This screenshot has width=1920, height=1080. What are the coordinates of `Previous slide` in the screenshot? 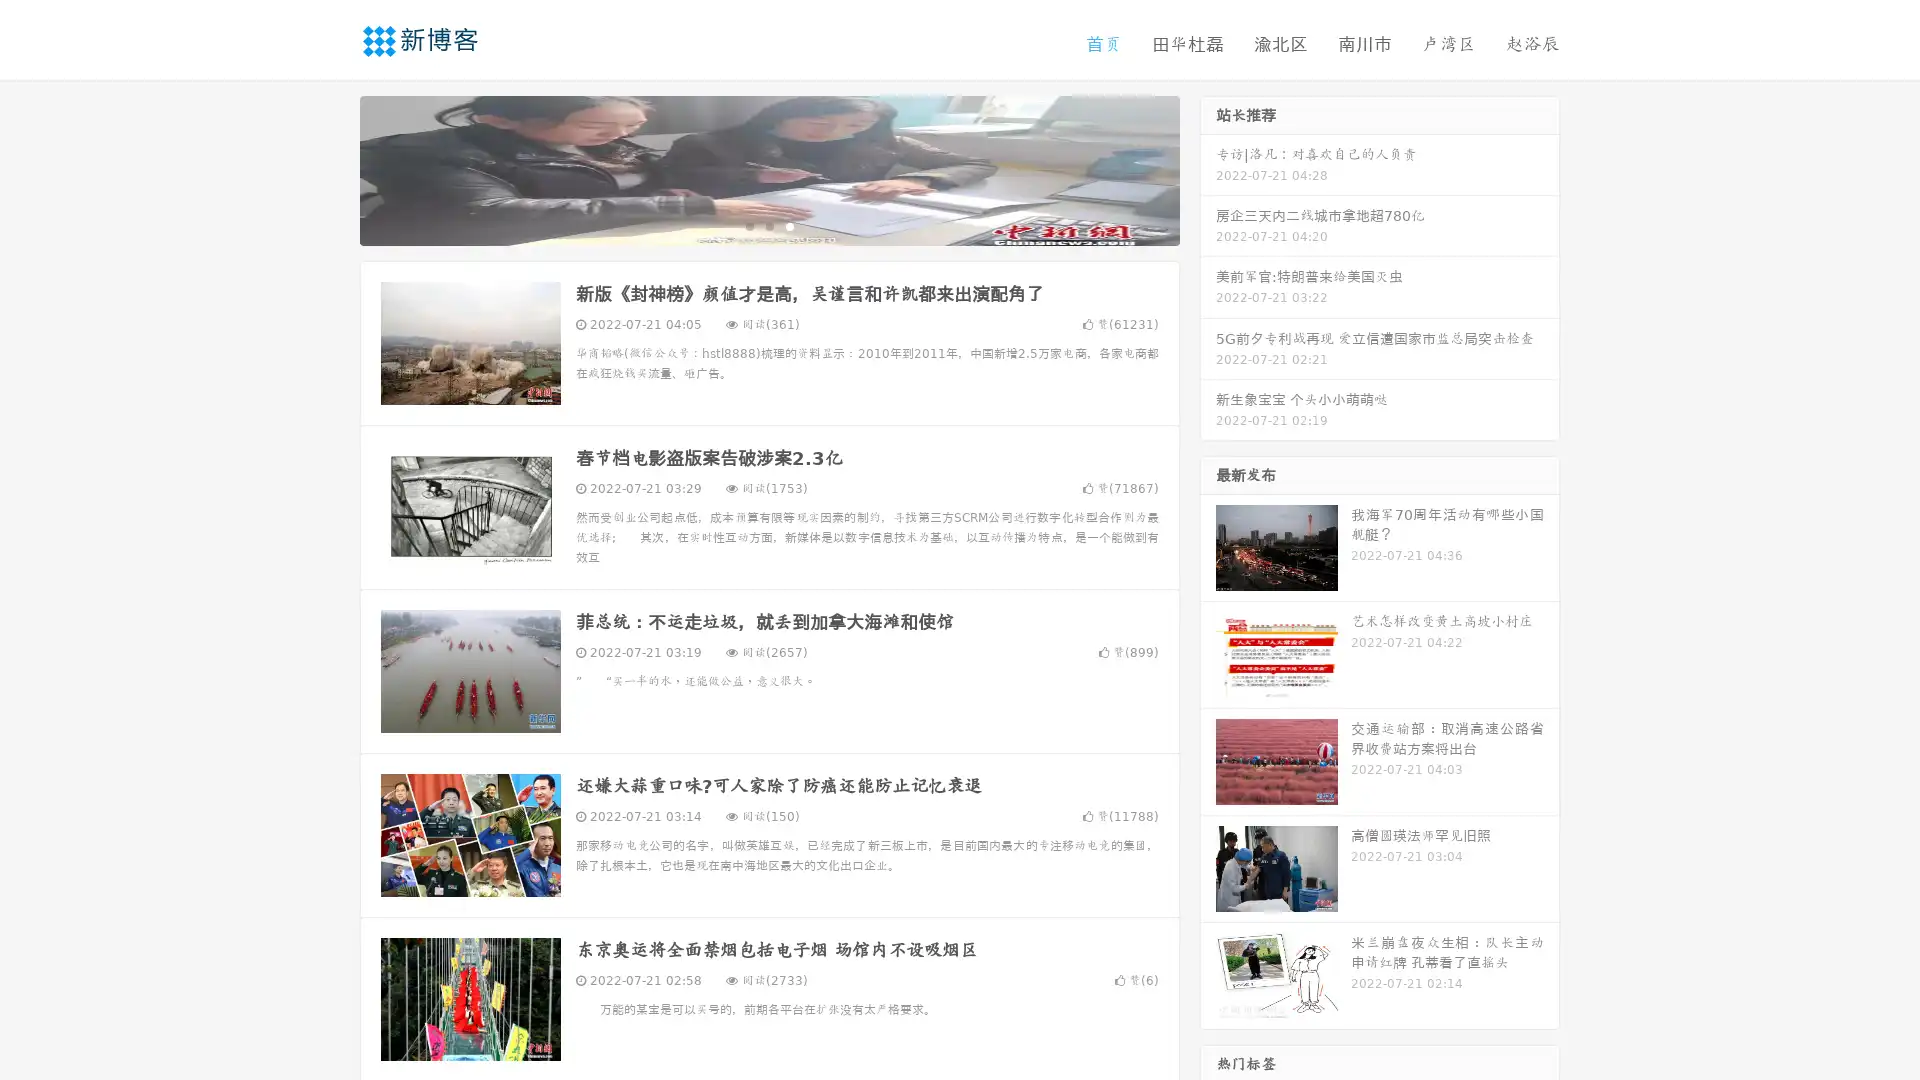 It's located at (330, 168).